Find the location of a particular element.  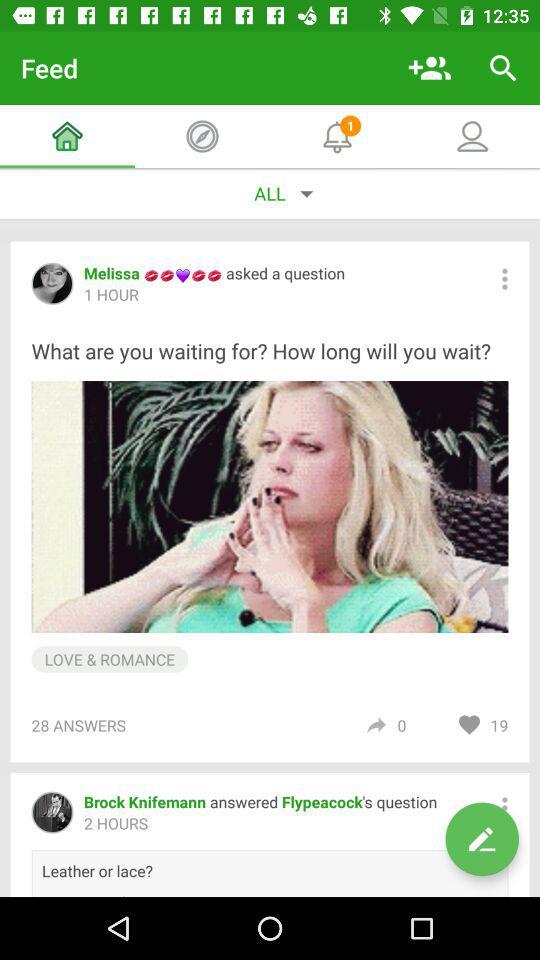

see more options by clicking here is located at coordinates (503, 278).